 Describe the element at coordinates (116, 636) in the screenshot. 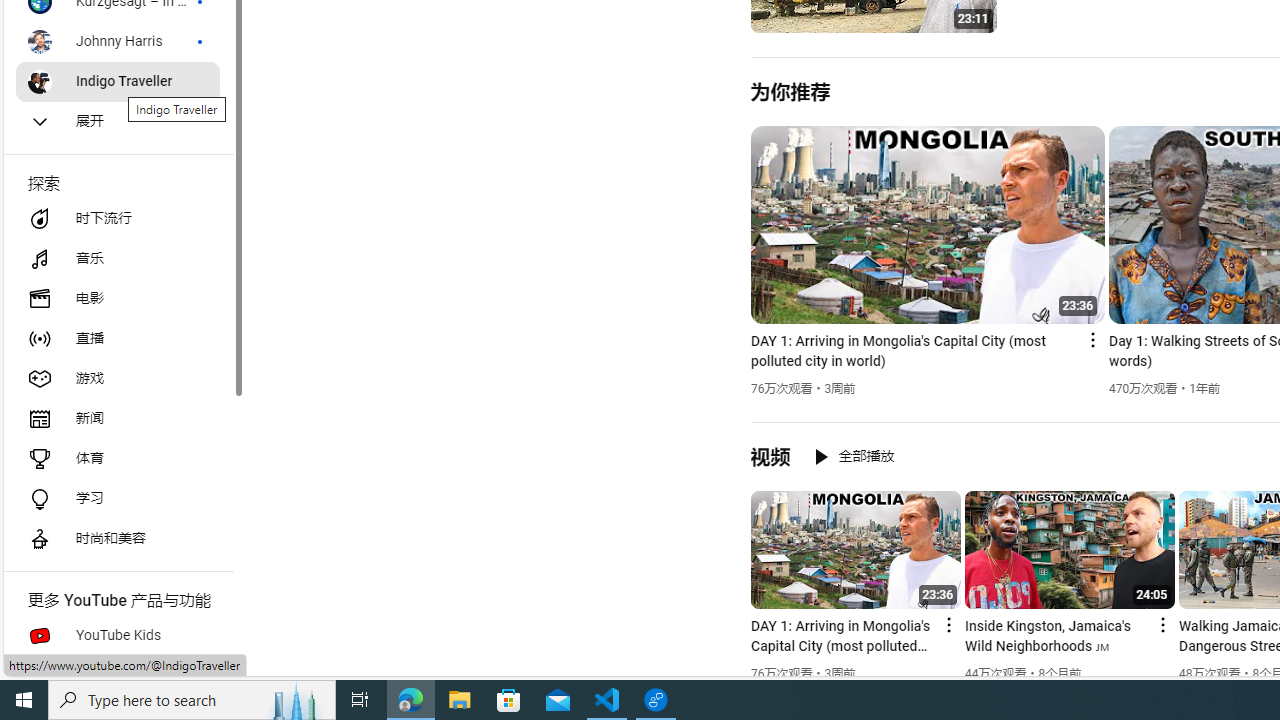

I see `'YouTube Kids'` at that location.